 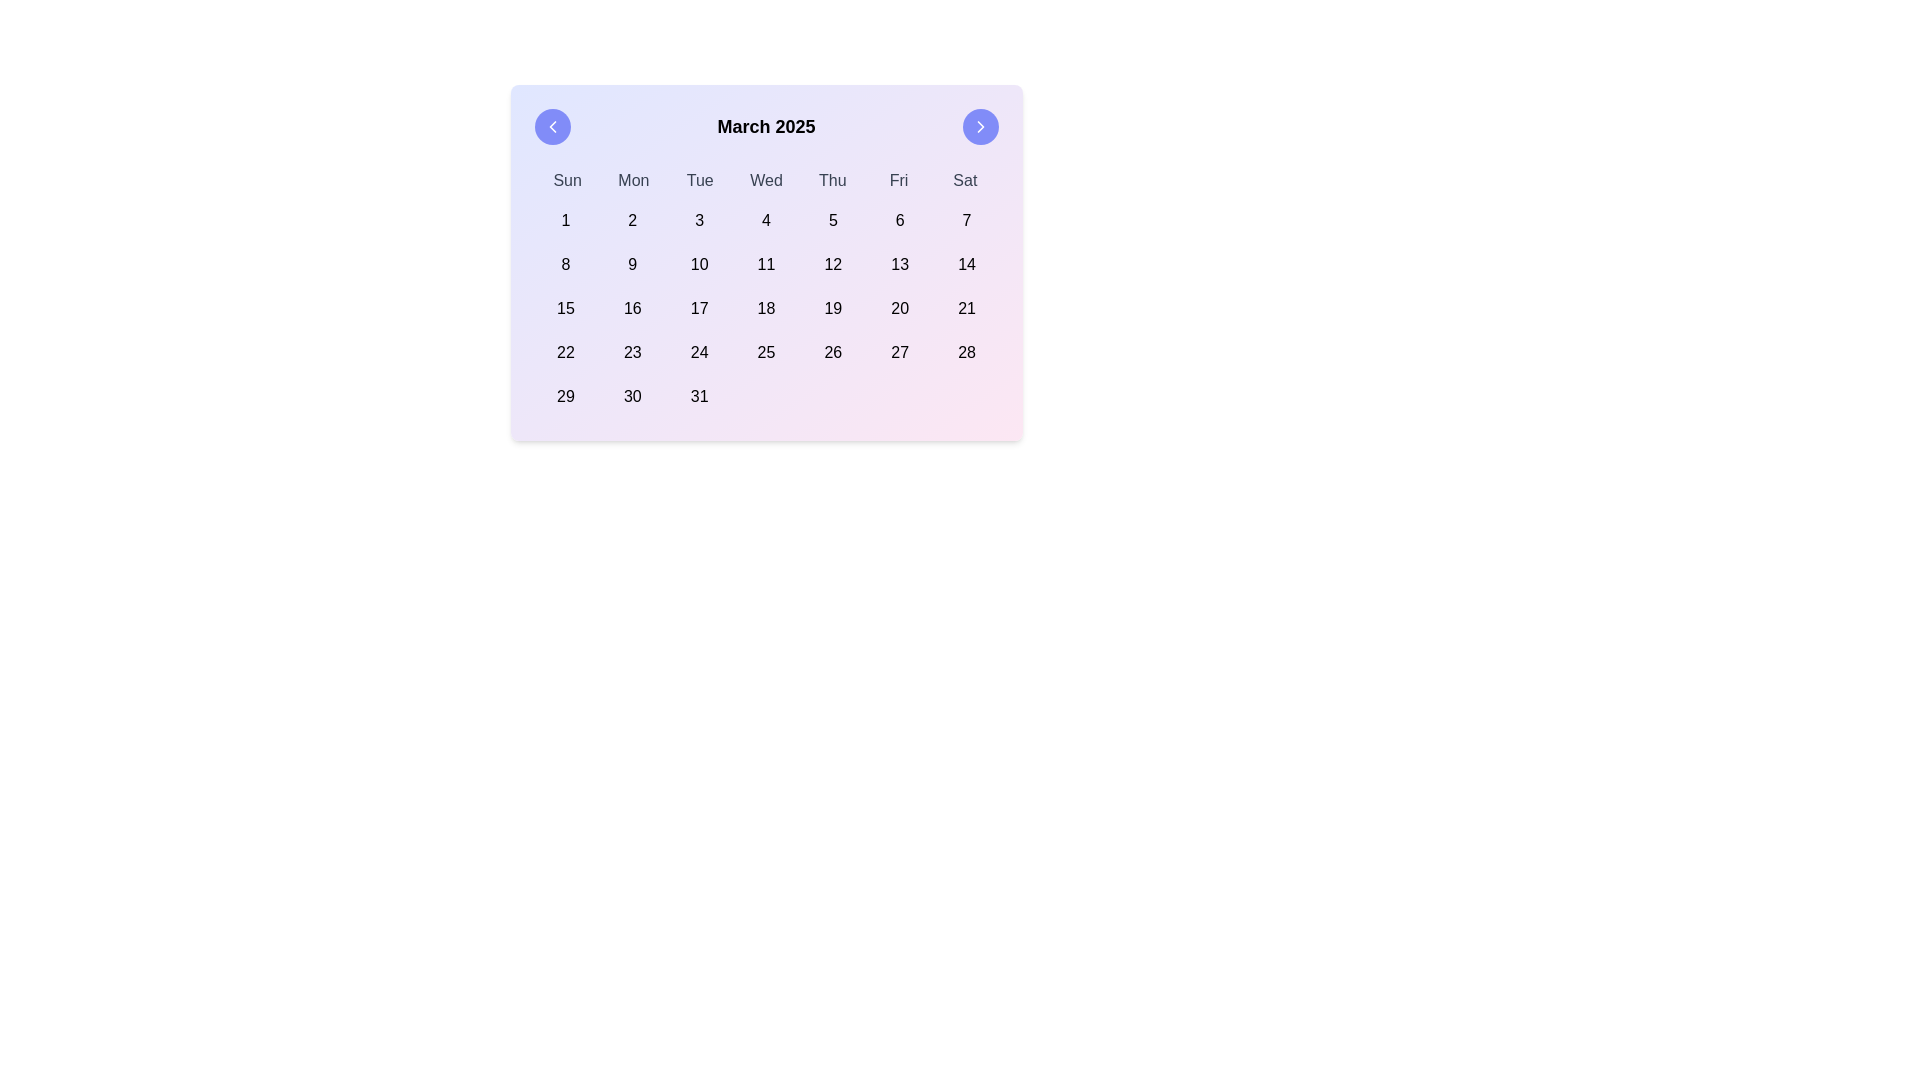 I want to click on the circular button with an indigo background and a white chevron icon, located just left of the text 'March 2025', so click(x=552, y=127).